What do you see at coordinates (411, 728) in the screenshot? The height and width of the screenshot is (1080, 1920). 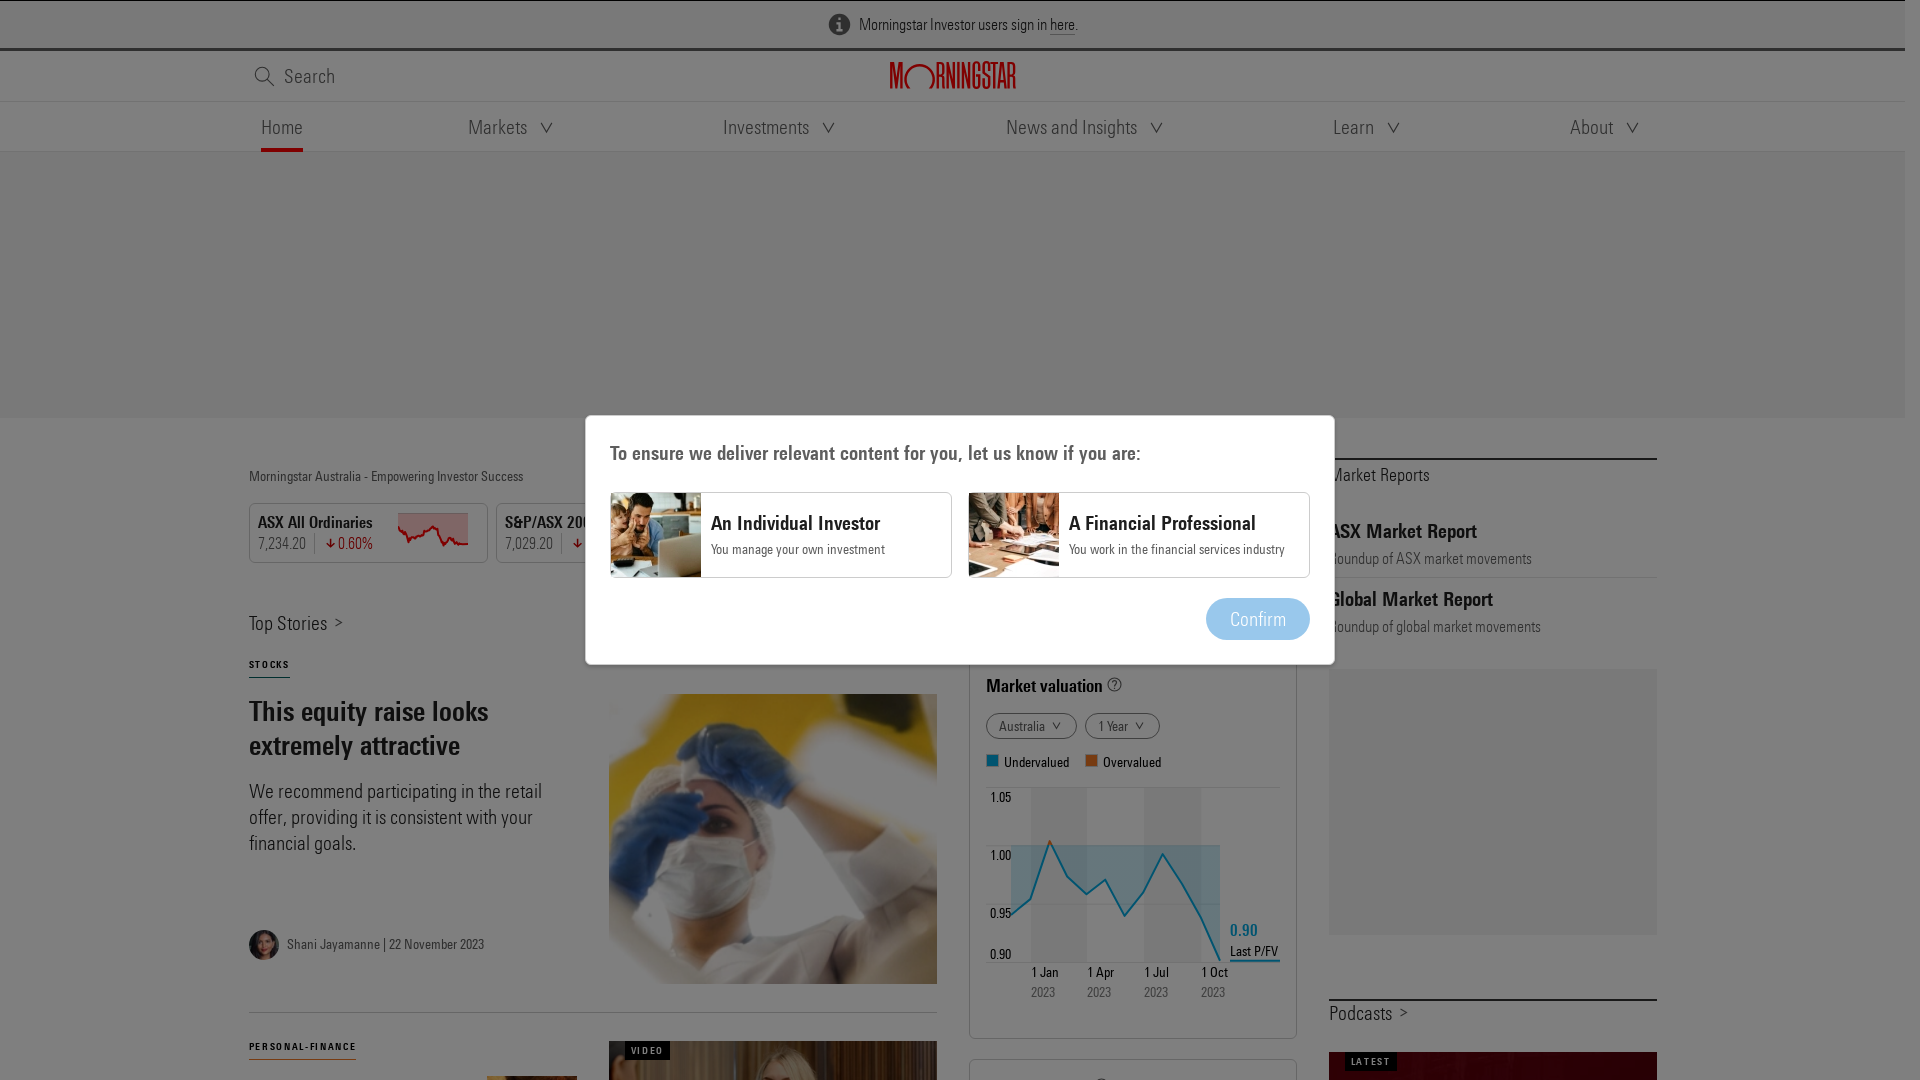 I see `'This equity raise looks extremely attractive'` at bounding box center [411, 728].